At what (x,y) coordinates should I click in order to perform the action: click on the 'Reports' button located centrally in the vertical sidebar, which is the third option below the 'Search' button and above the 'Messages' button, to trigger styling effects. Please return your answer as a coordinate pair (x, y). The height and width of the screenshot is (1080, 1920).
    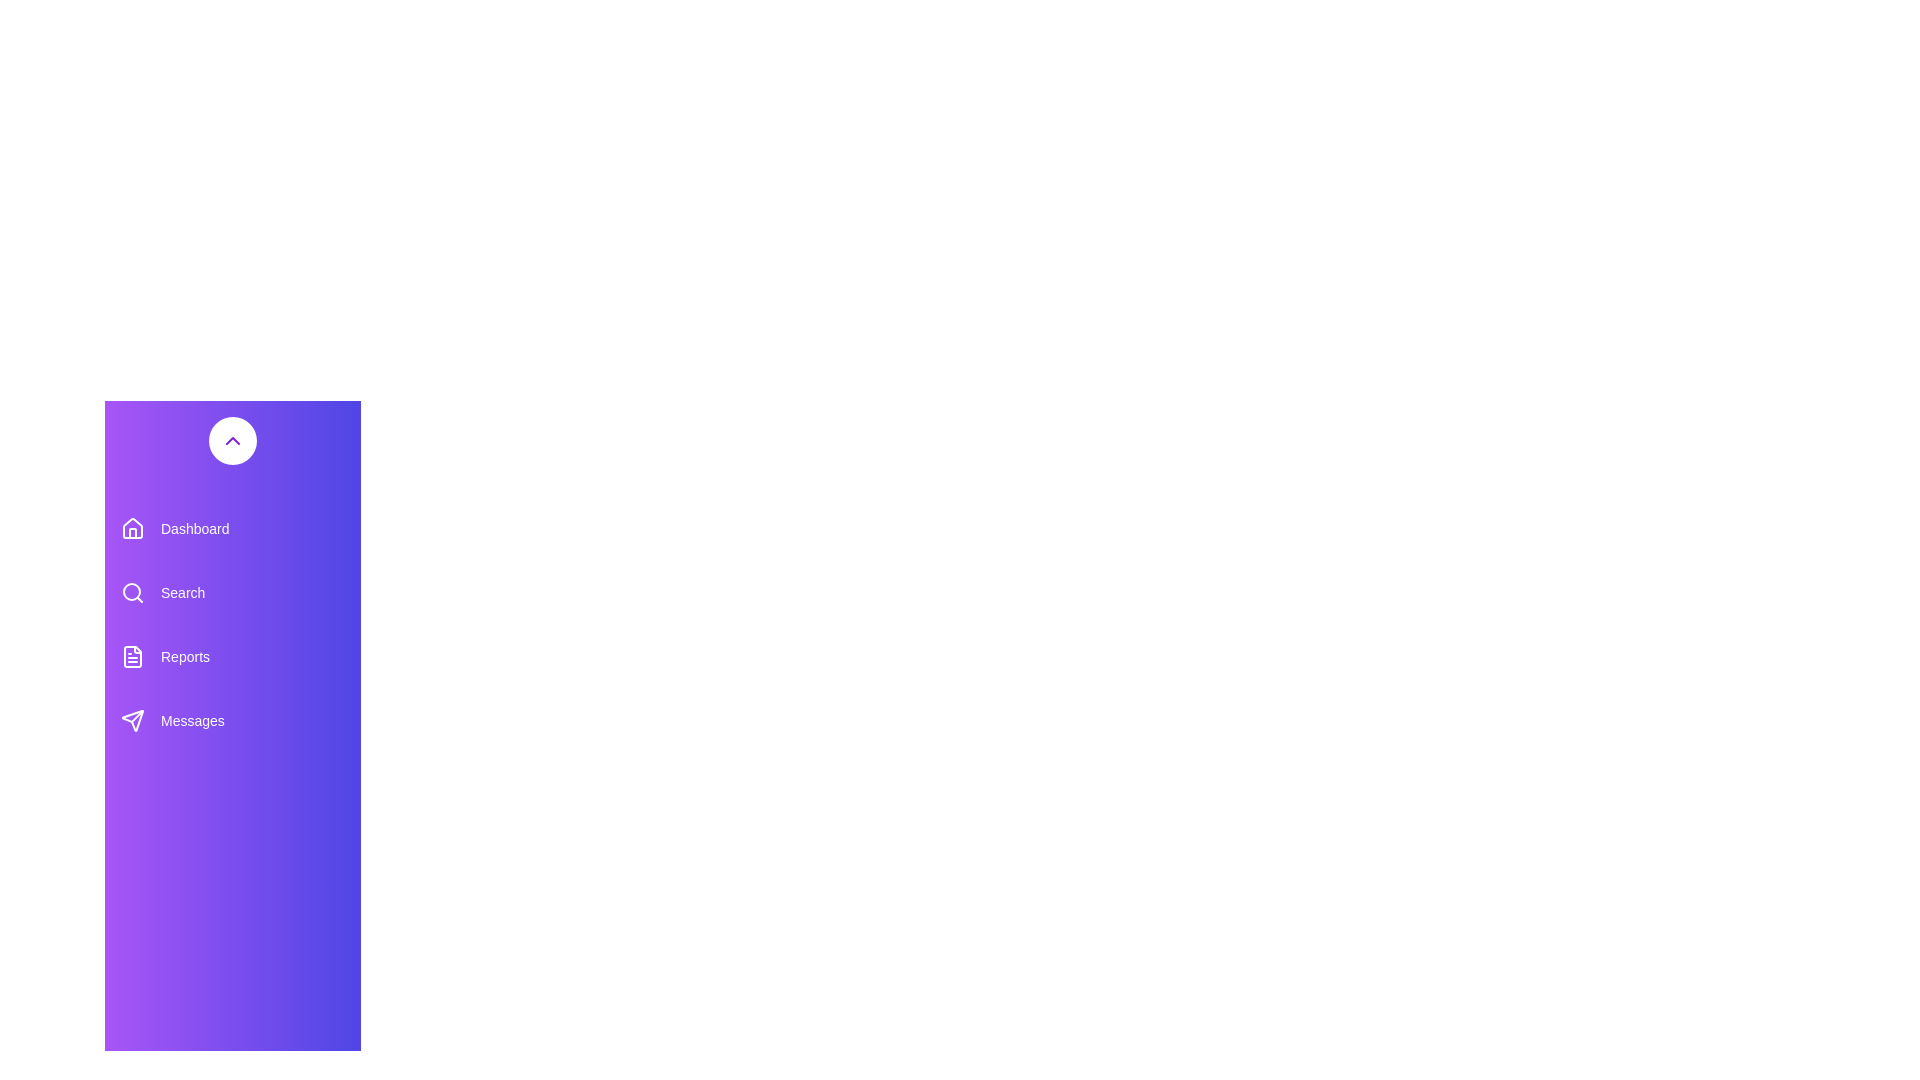
    Looking at the image, I should click on (233, 656).